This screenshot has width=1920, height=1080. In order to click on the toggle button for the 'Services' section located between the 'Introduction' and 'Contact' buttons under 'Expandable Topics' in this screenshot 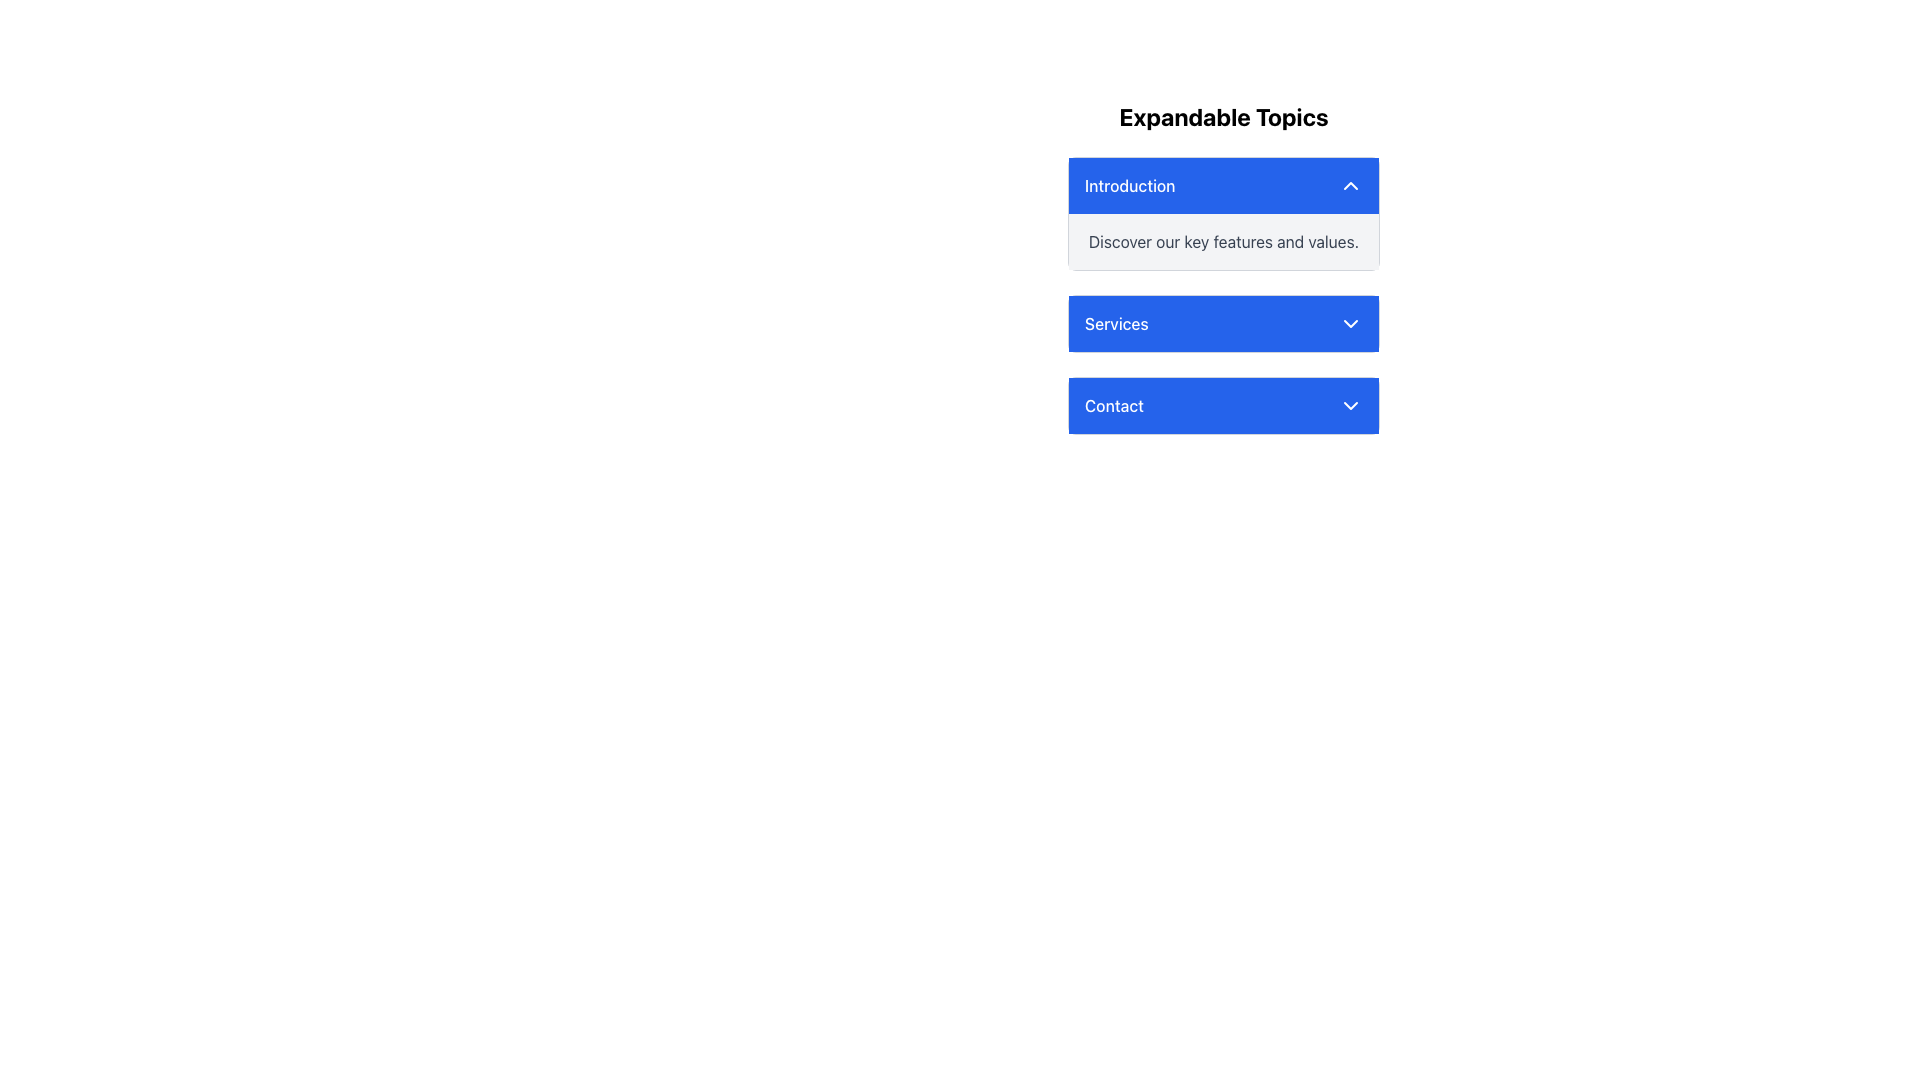, I will do `click(1223, 323)`.